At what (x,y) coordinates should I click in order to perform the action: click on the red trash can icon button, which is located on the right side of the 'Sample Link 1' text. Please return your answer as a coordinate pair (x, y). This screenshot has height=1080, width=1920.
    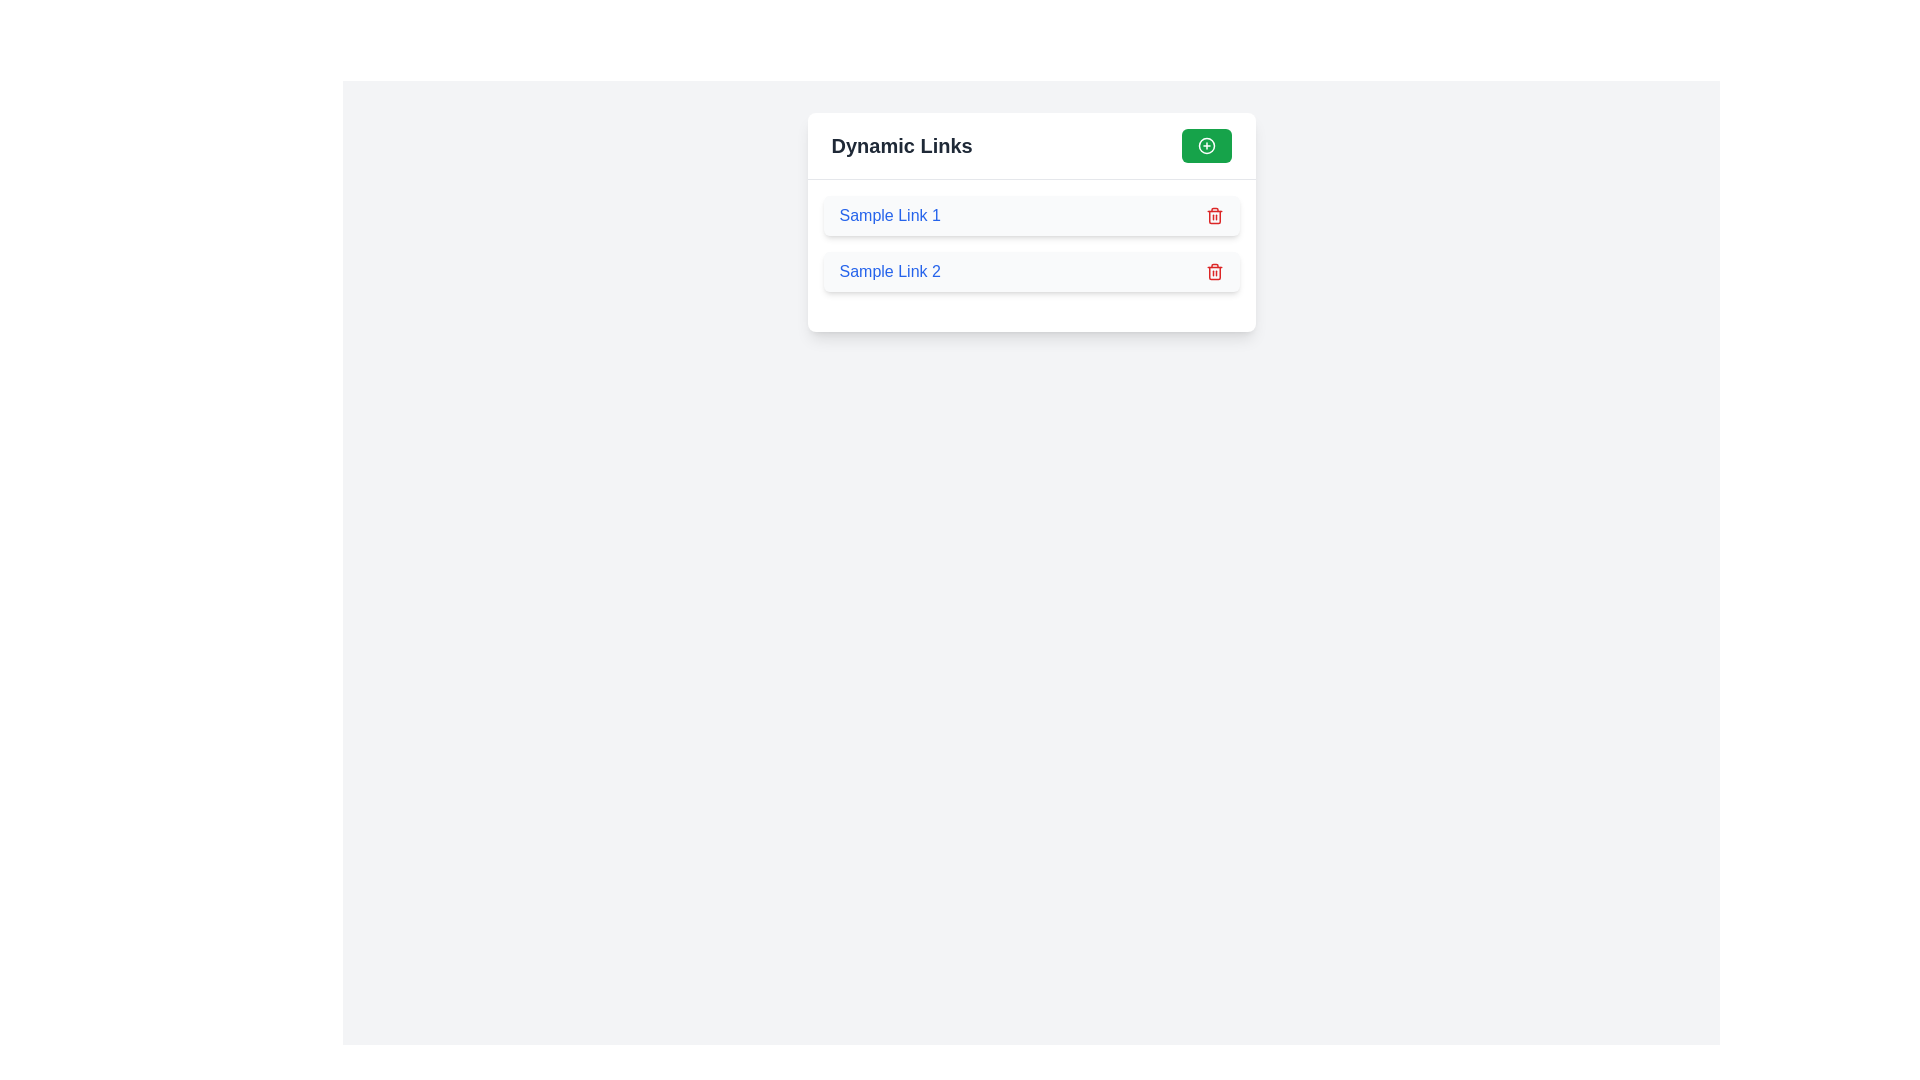
    Looking at the image, I should click on (1213, 216).